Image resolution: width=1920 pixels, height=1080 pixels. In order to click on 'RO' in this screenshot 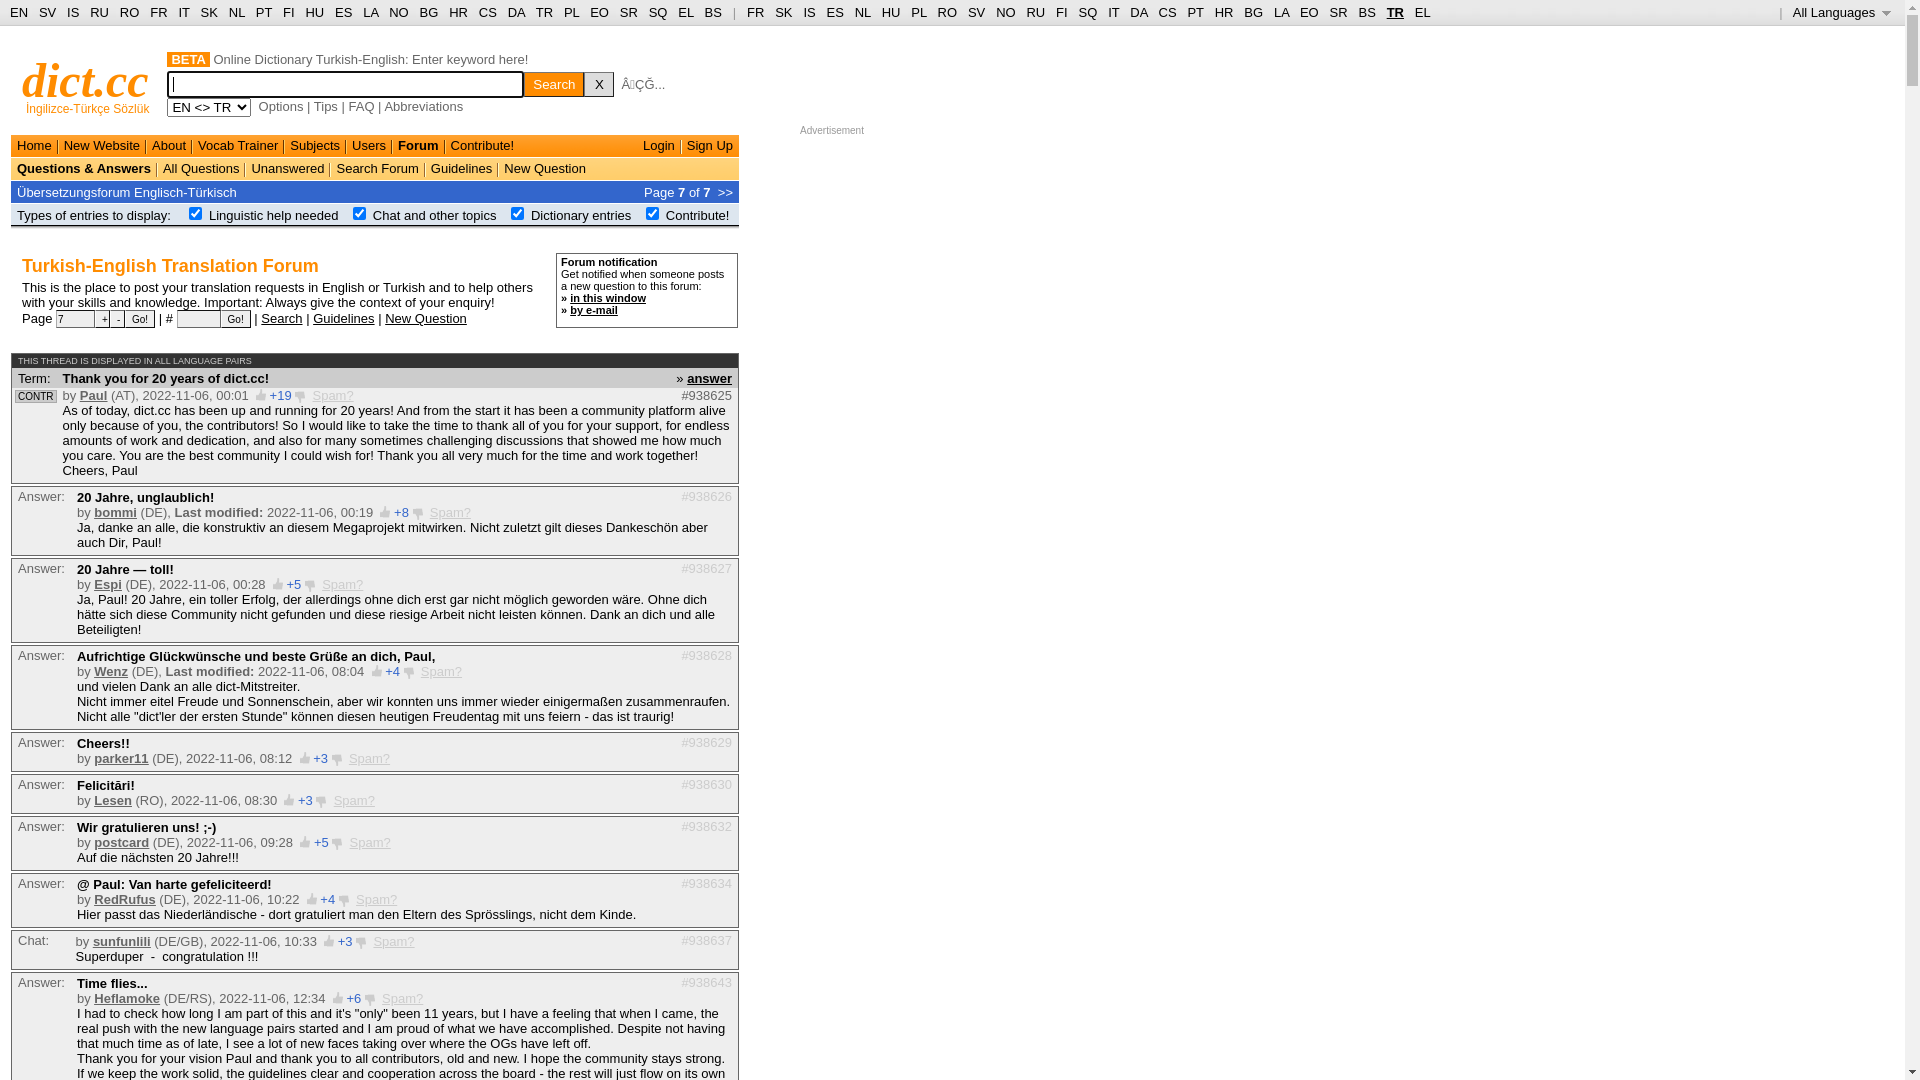, I will do `click(936, 12)`.